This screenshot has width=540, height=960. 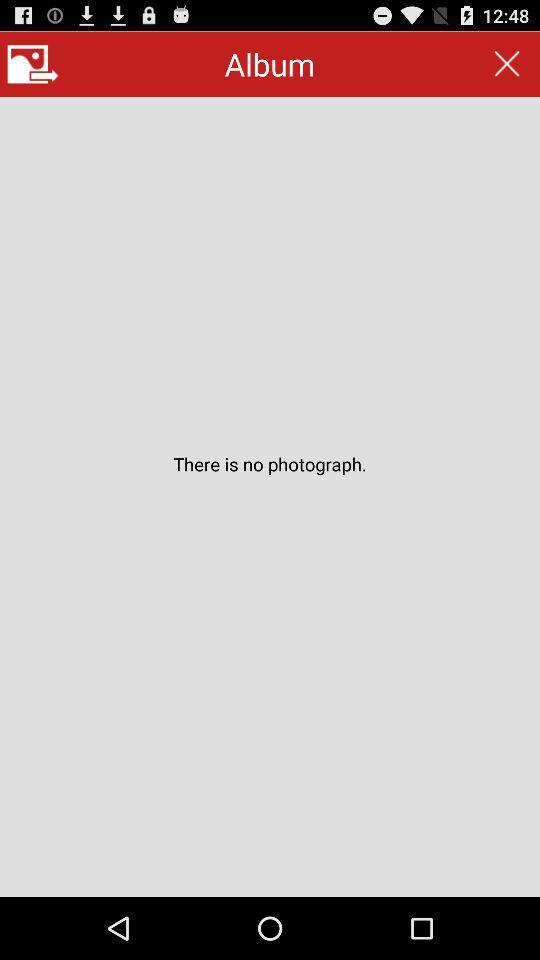 I want to click on main menu, so click(x=31, y=64).